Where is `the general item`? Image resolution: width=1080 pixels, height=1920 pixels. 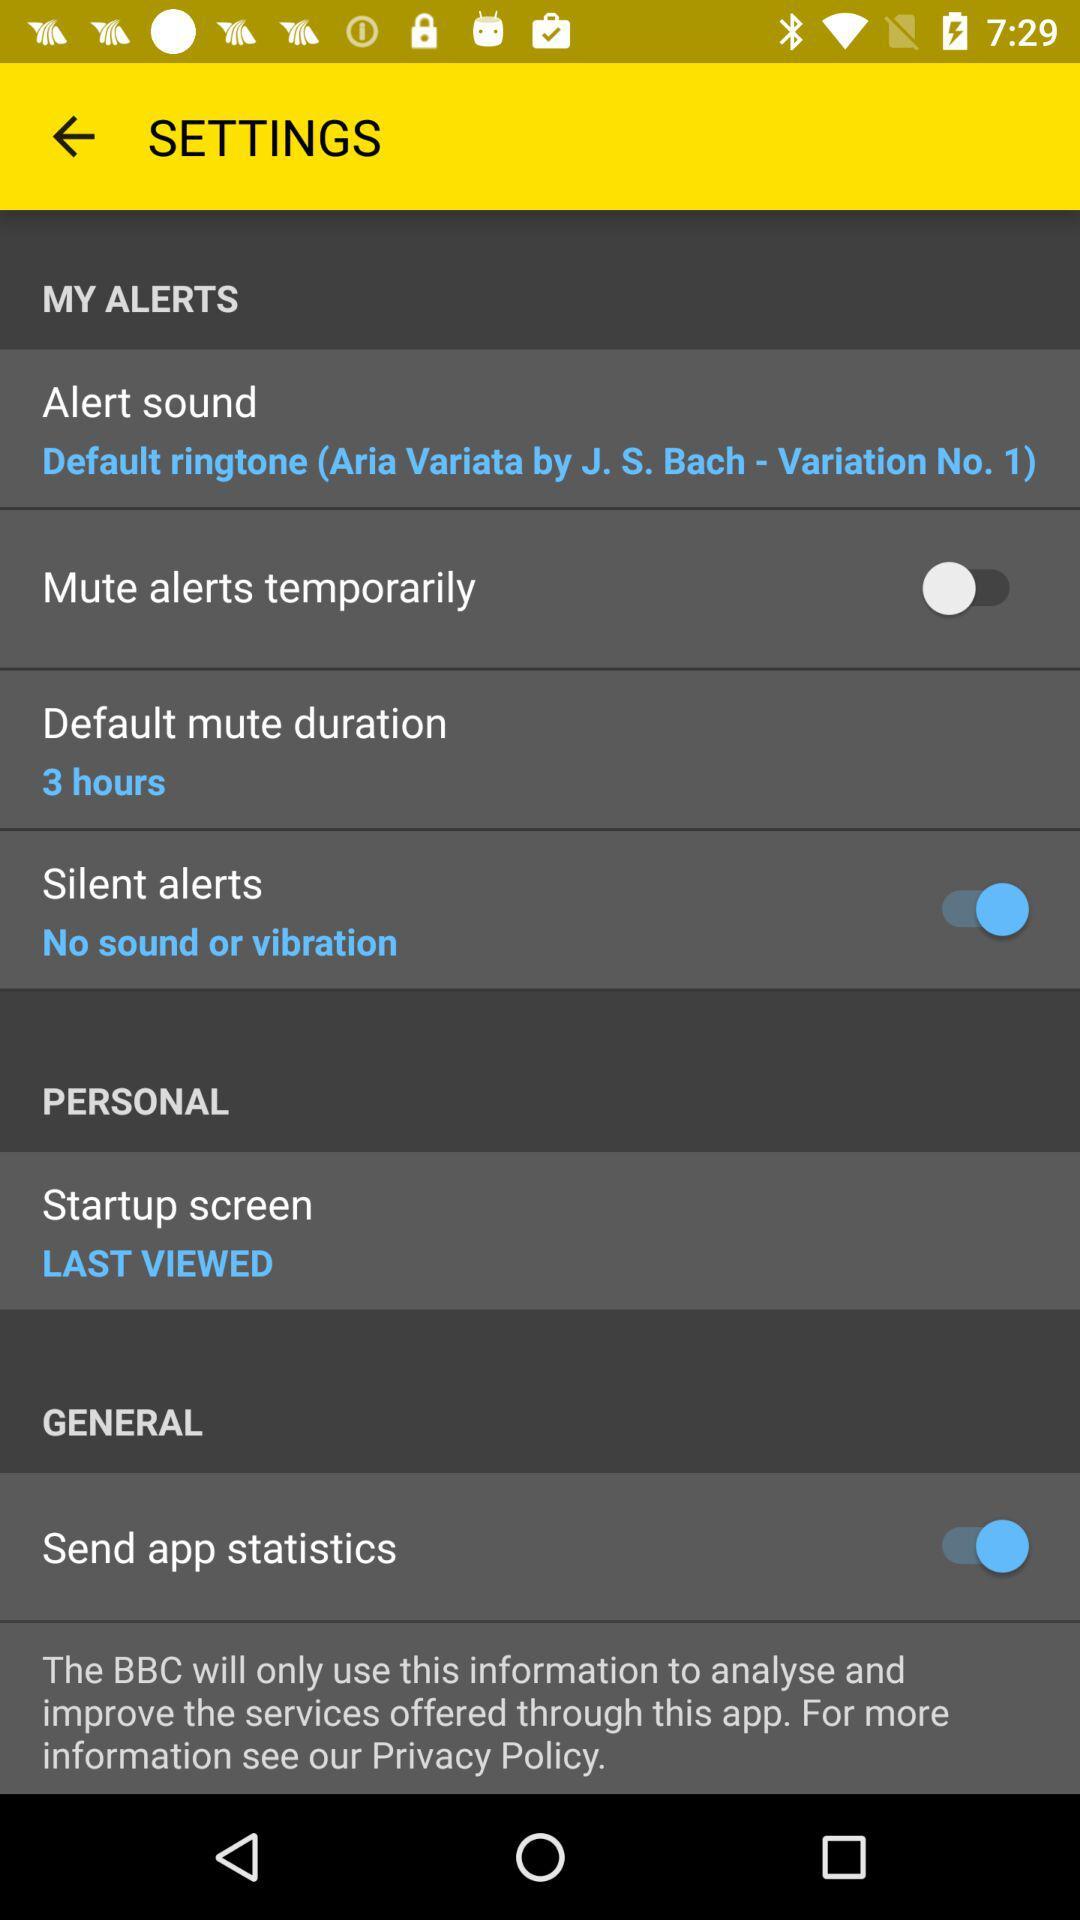 the general item is located at coordinates (560, 1420).